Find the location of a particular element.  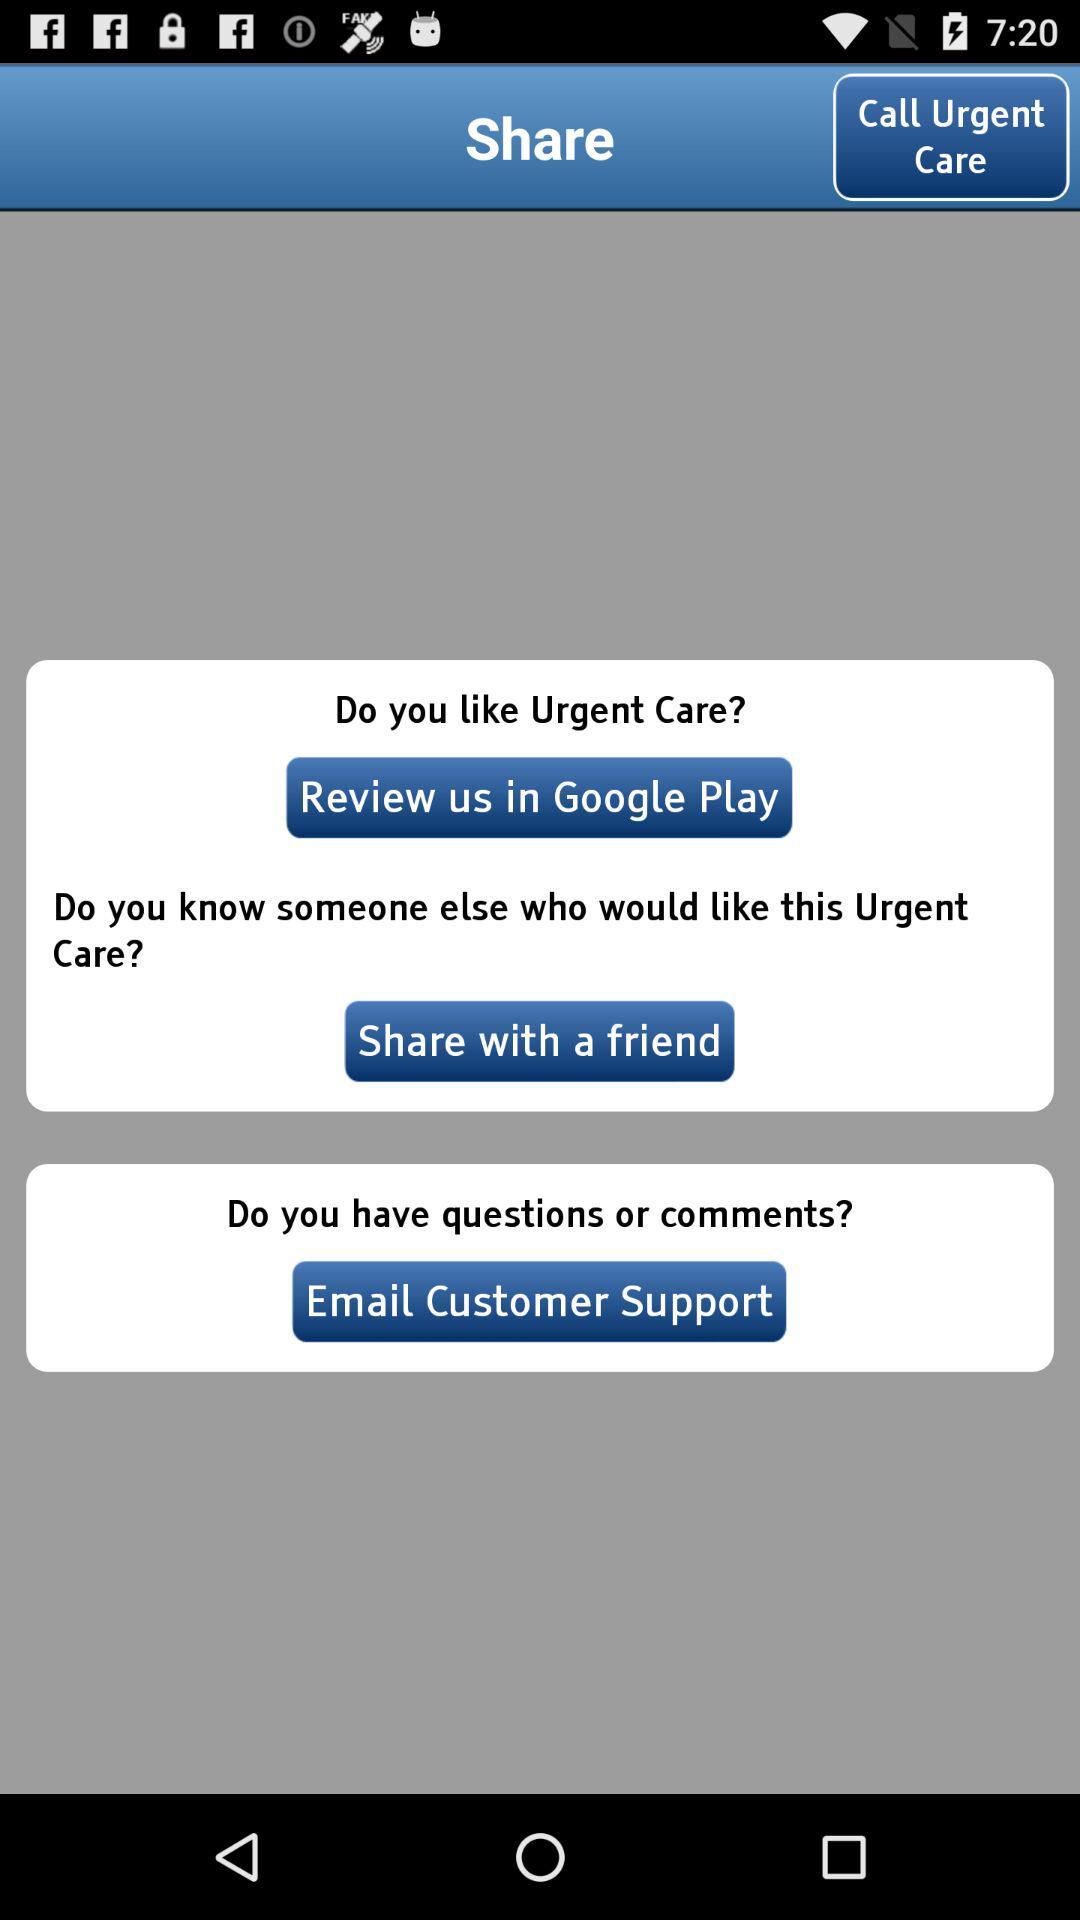

share with a is located at coordinates (540, 1040).